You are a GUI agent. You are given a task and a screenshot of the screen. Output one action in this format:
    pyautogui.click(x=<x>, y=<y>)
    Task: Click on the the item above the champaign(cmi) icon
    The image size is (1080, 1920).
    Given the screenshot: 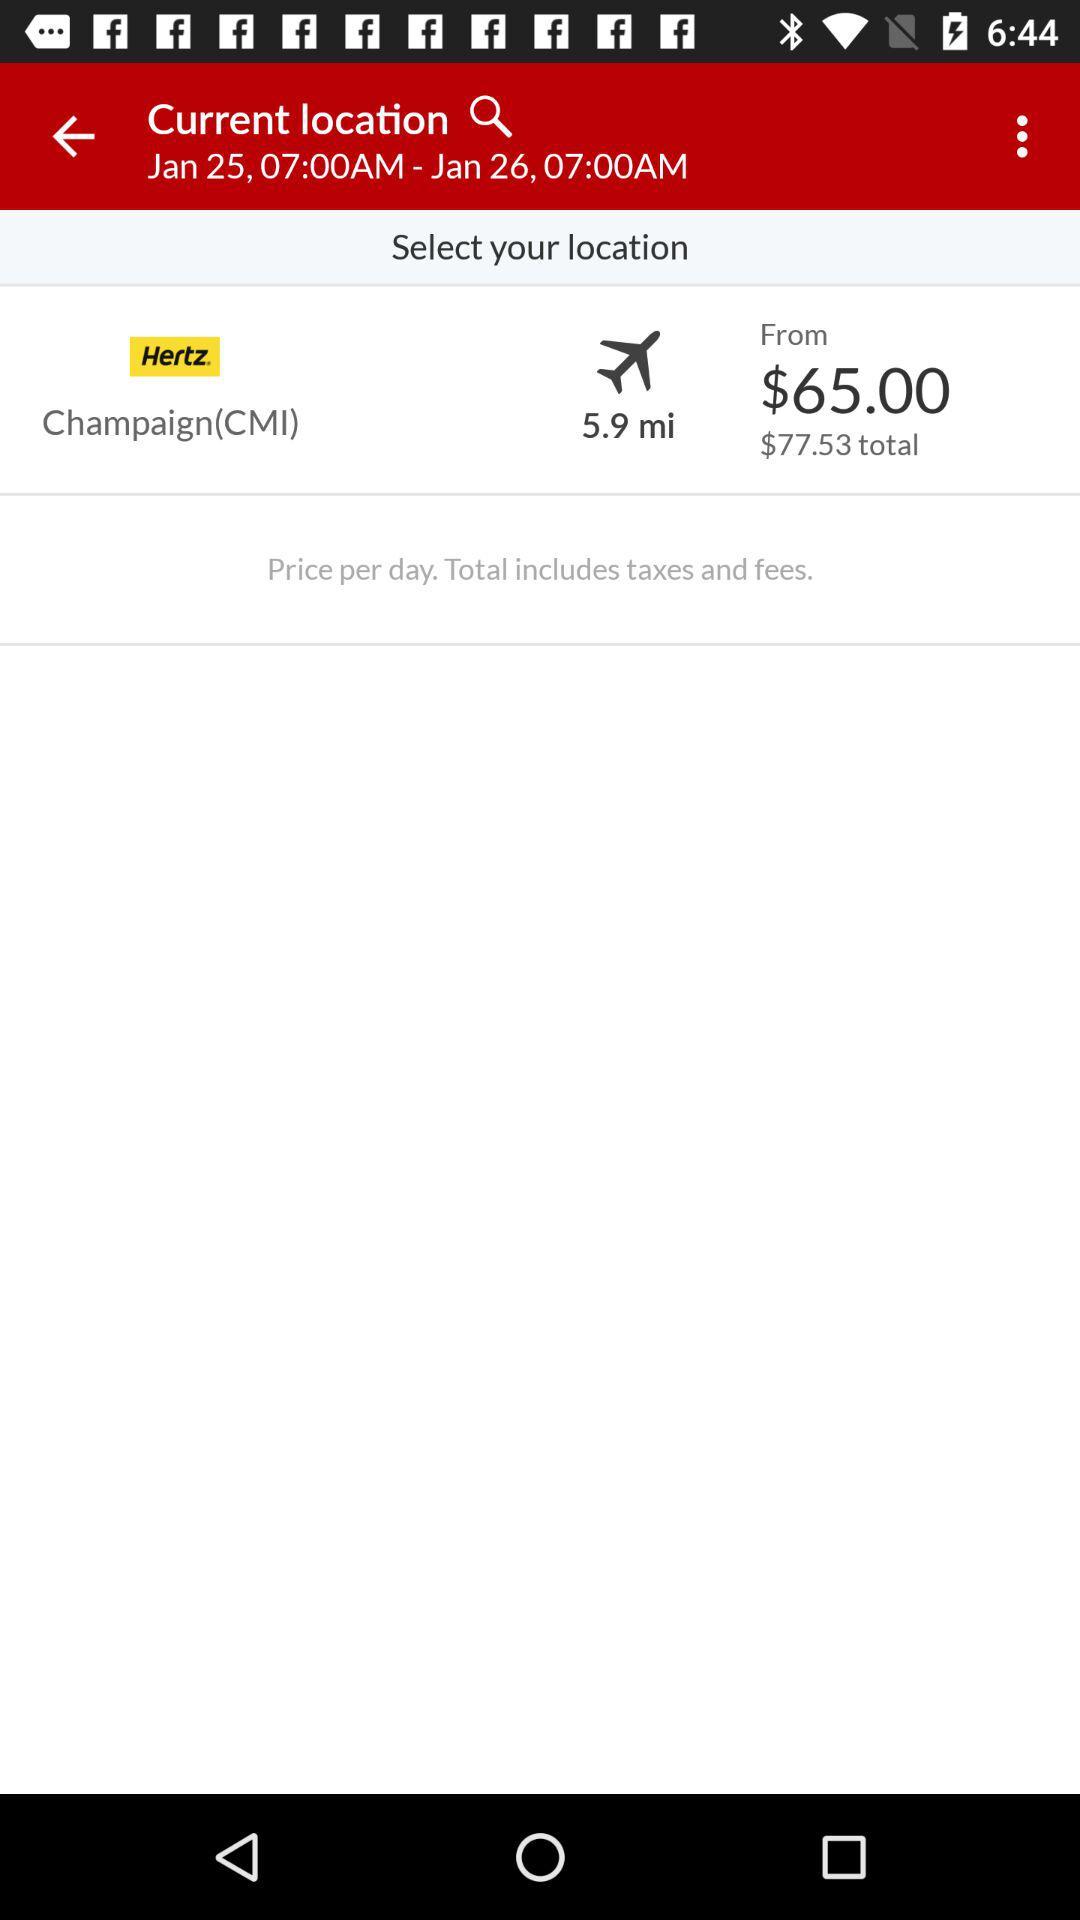 What is the action you would take?
    pyautogui.click(x=173, y=356)
    